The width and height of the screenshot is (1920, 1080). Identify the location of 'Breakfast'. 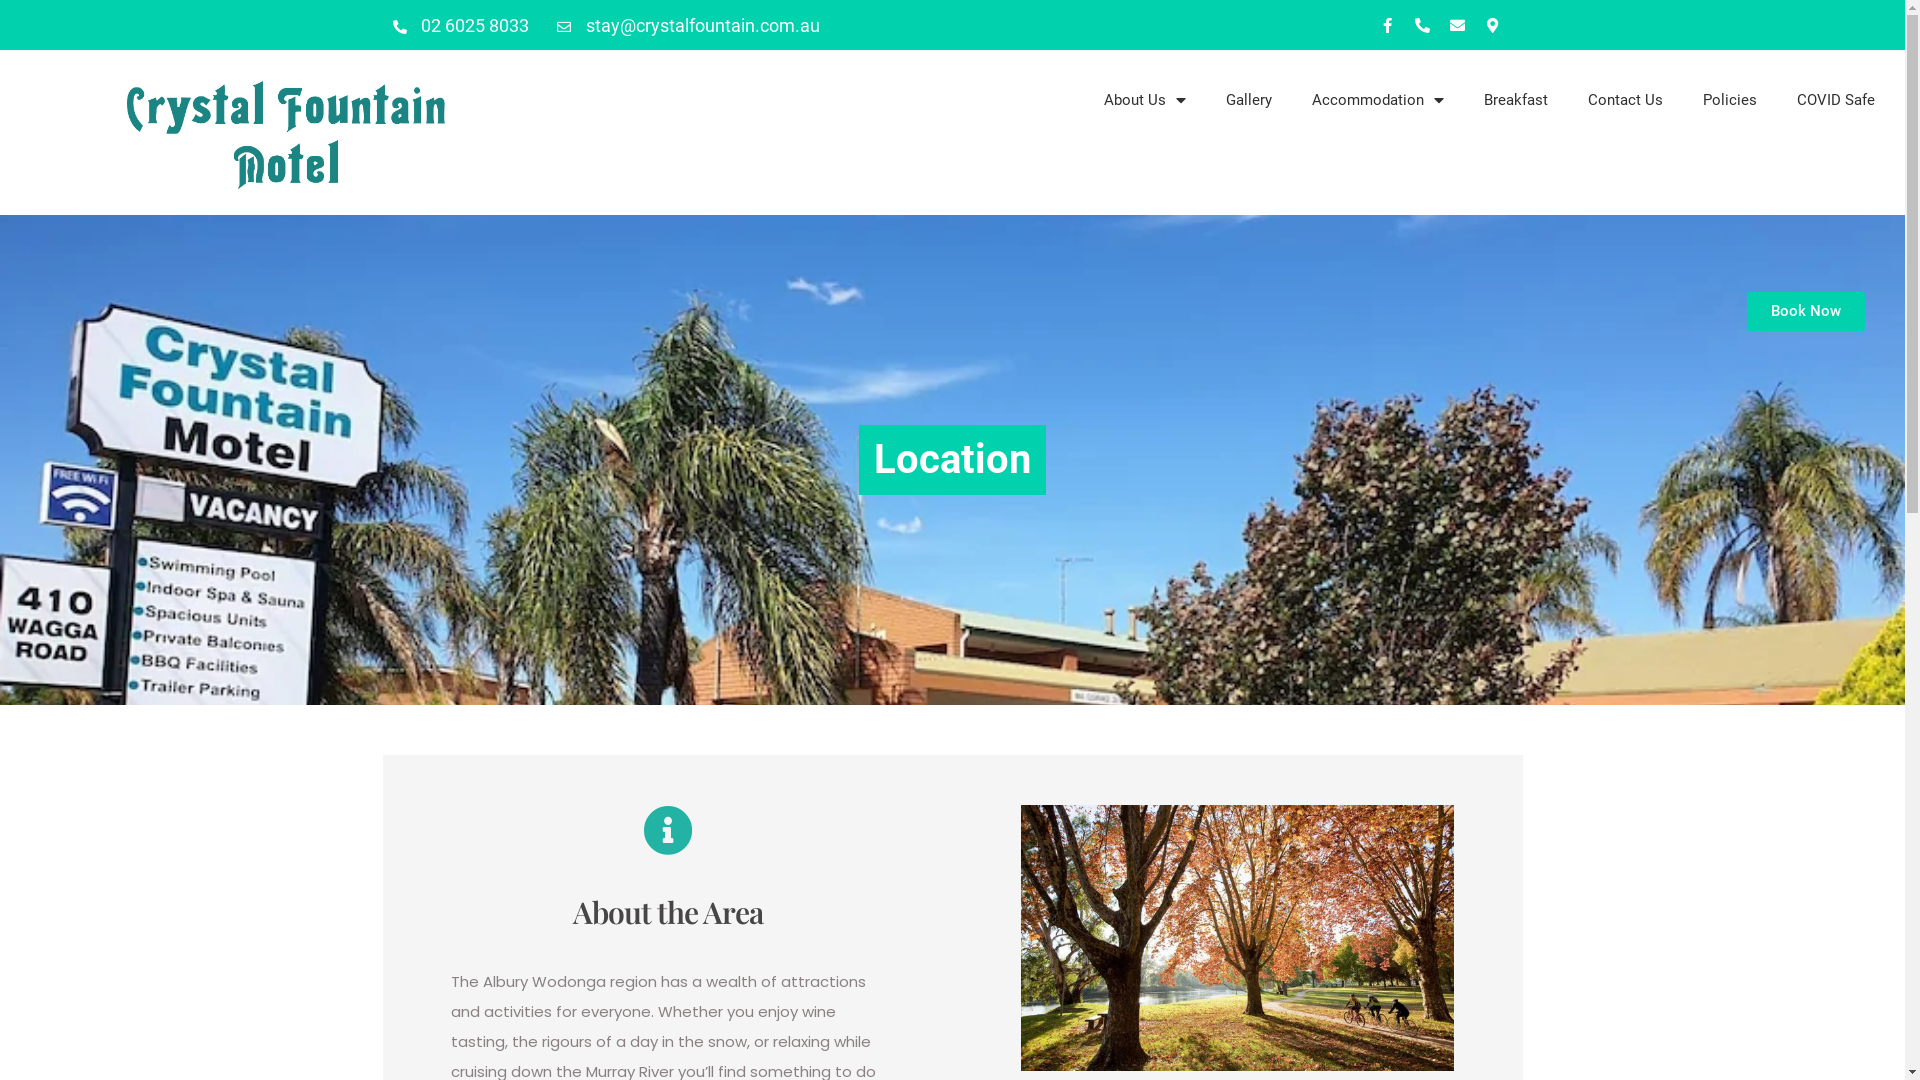
(1516, 100).